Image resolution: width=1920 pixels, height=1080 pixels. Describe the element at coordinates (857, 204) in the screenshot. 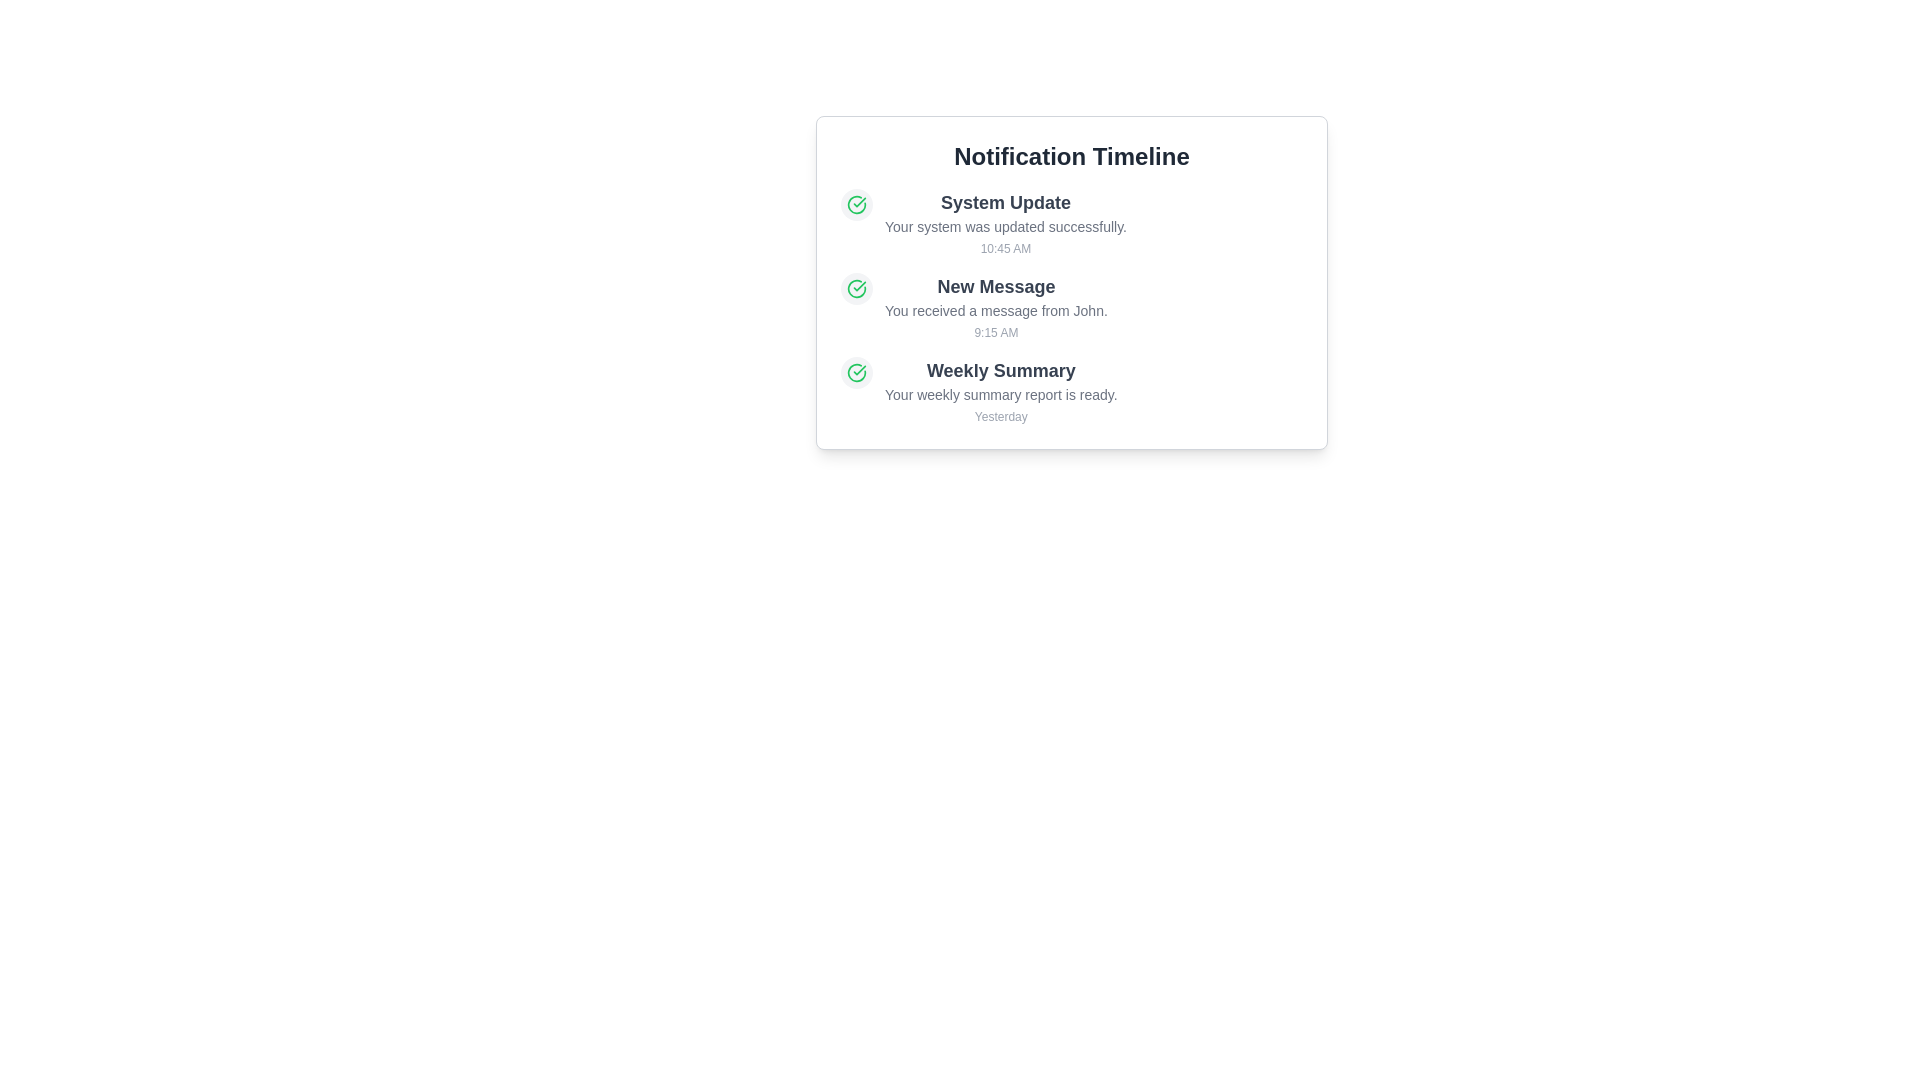

I see `the small circular icon with a light gray background and a green checkmark, located to the left of the text 'System Update' in the first notification entry` at that location.